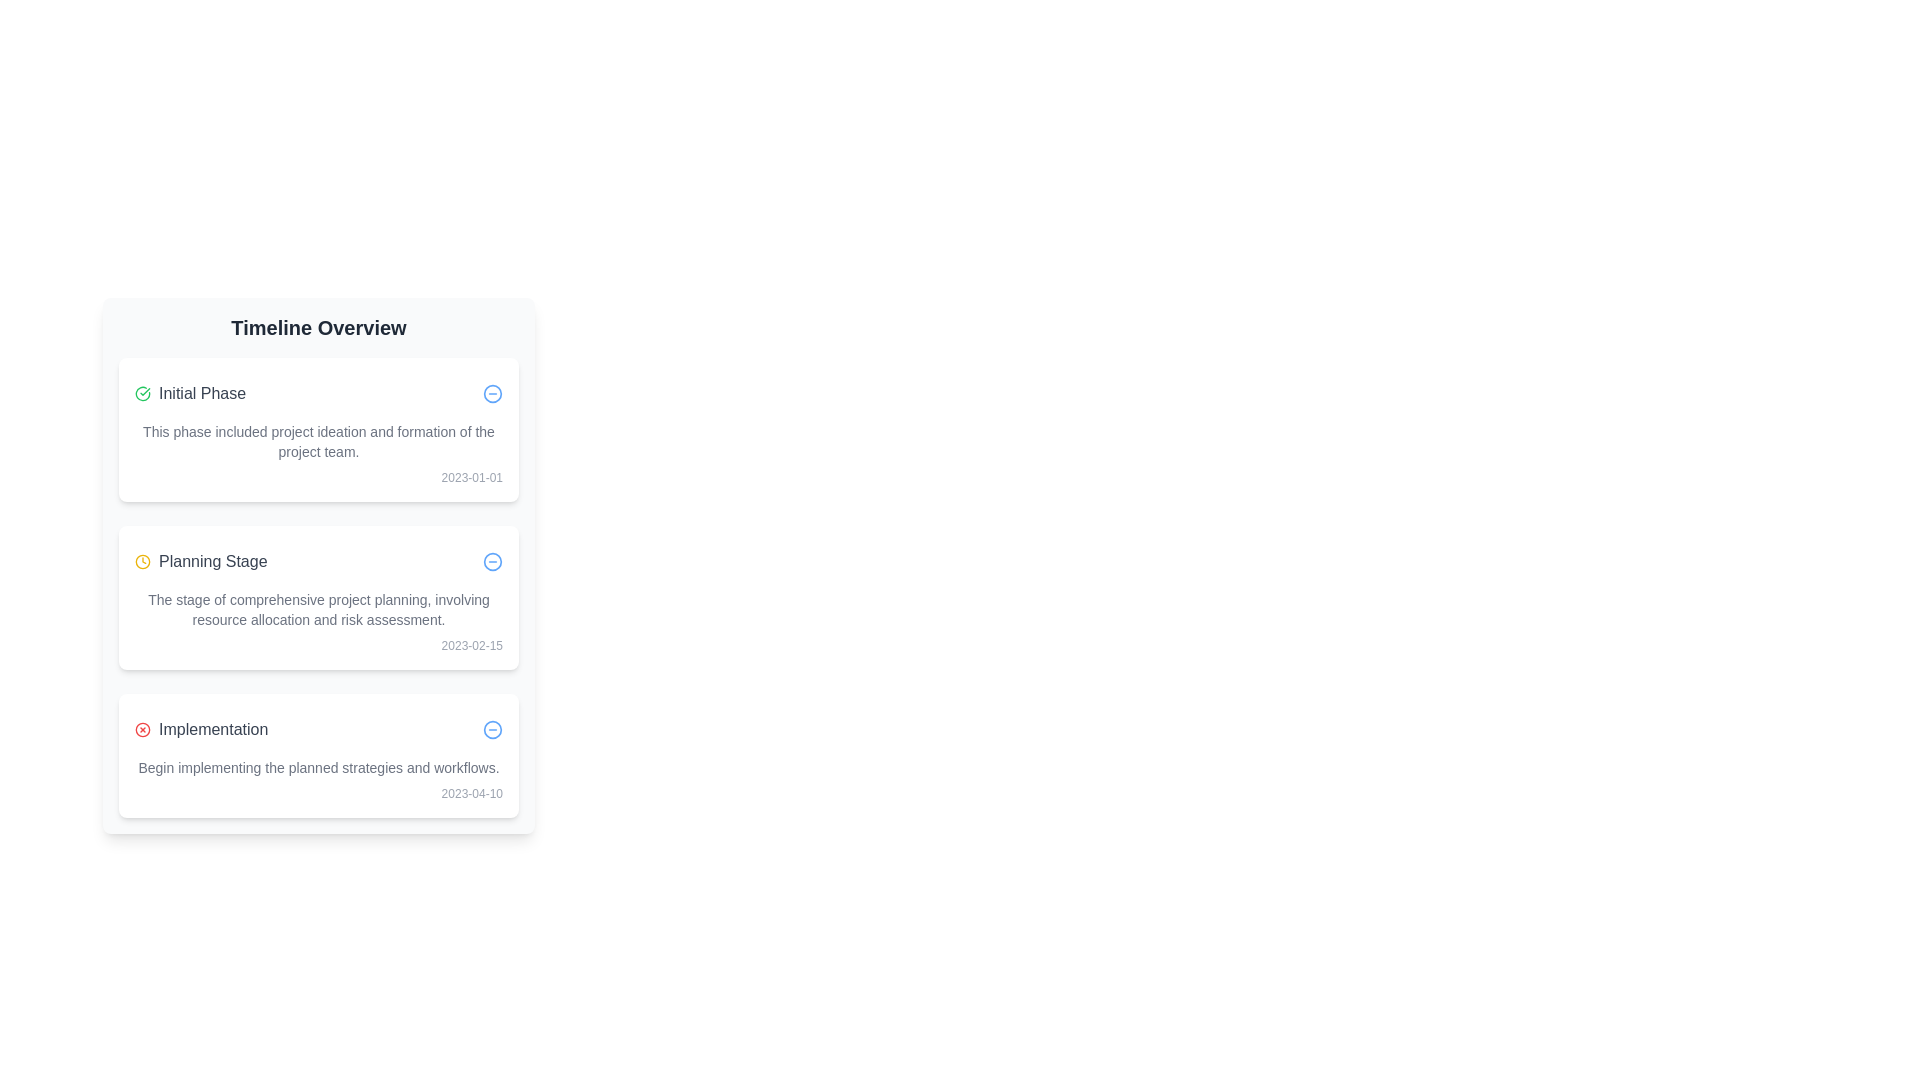  I want to click on the circular icon button containing a minus symbol, which is located to the right of the 'Planning Stage' label, so click(493, 562).